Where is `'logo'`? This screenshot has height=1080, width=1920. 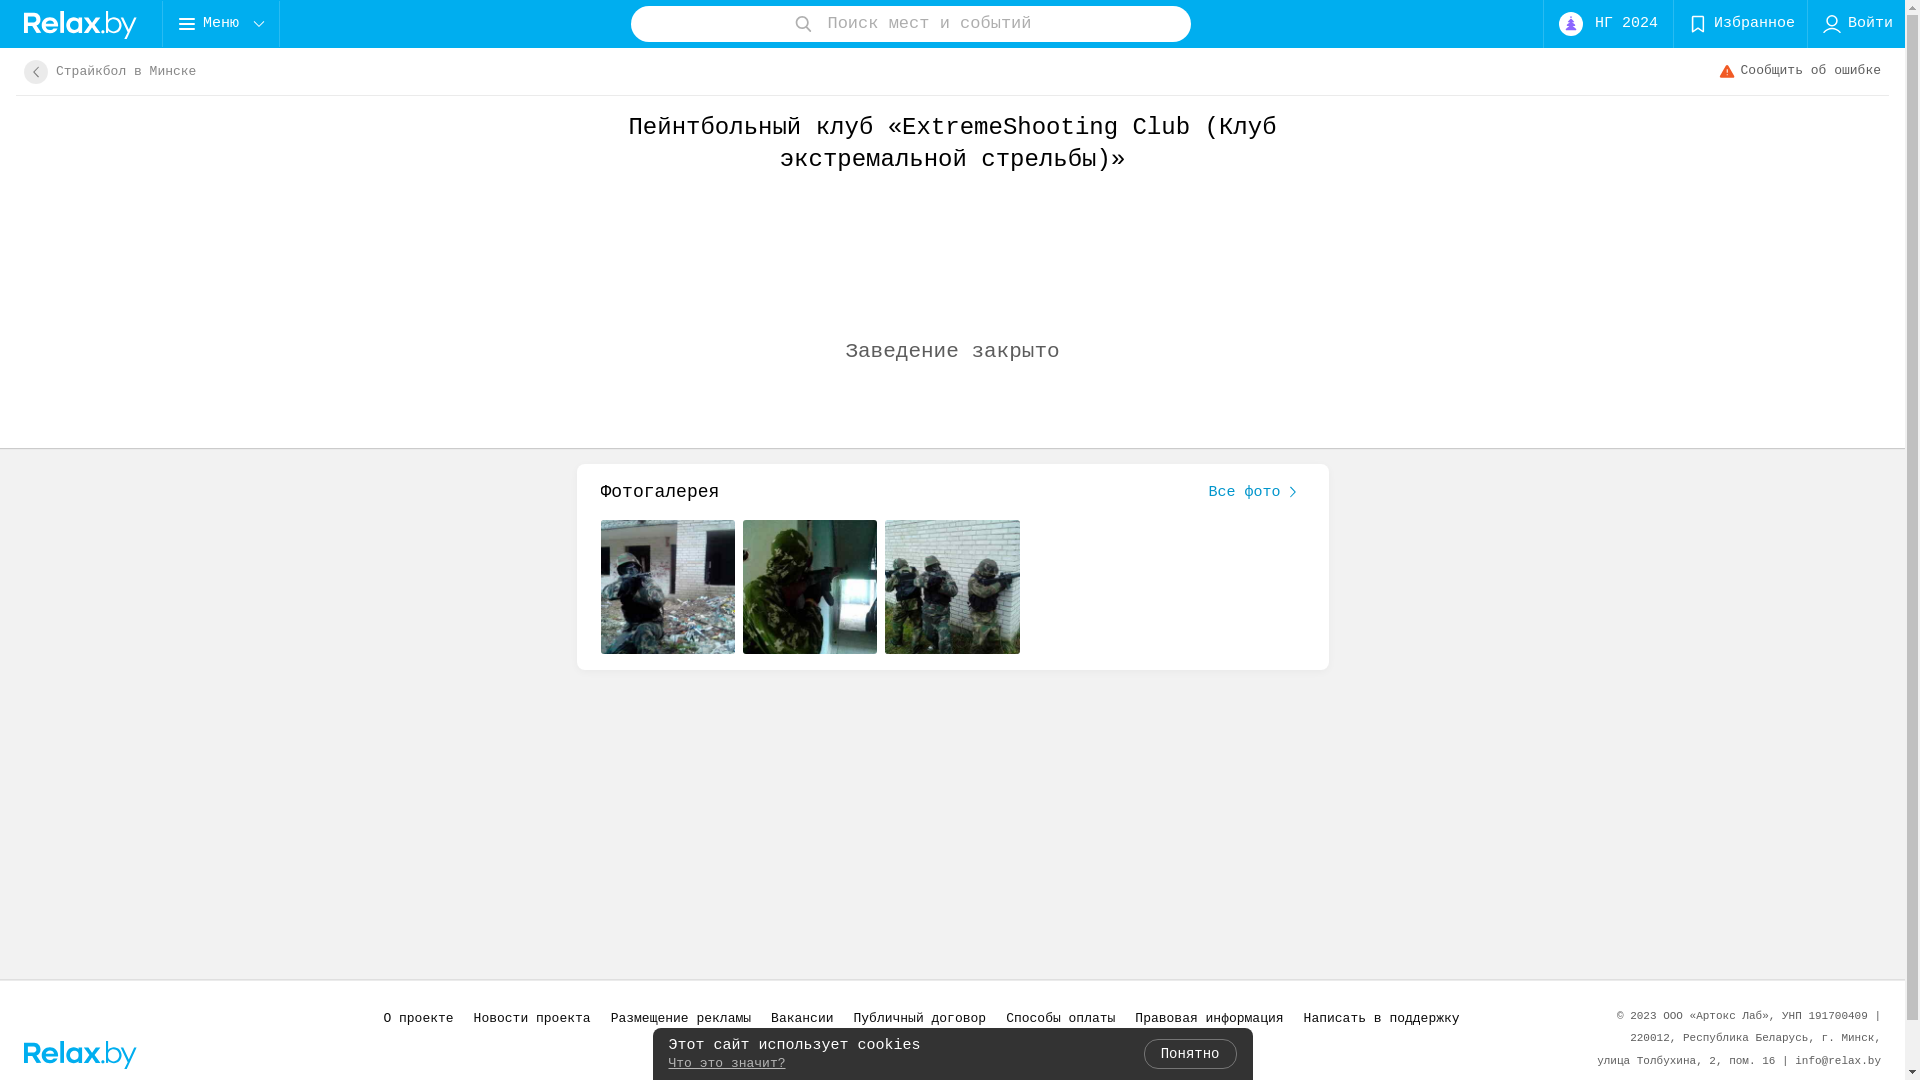 'logo' is located at coordinates (80, 23).